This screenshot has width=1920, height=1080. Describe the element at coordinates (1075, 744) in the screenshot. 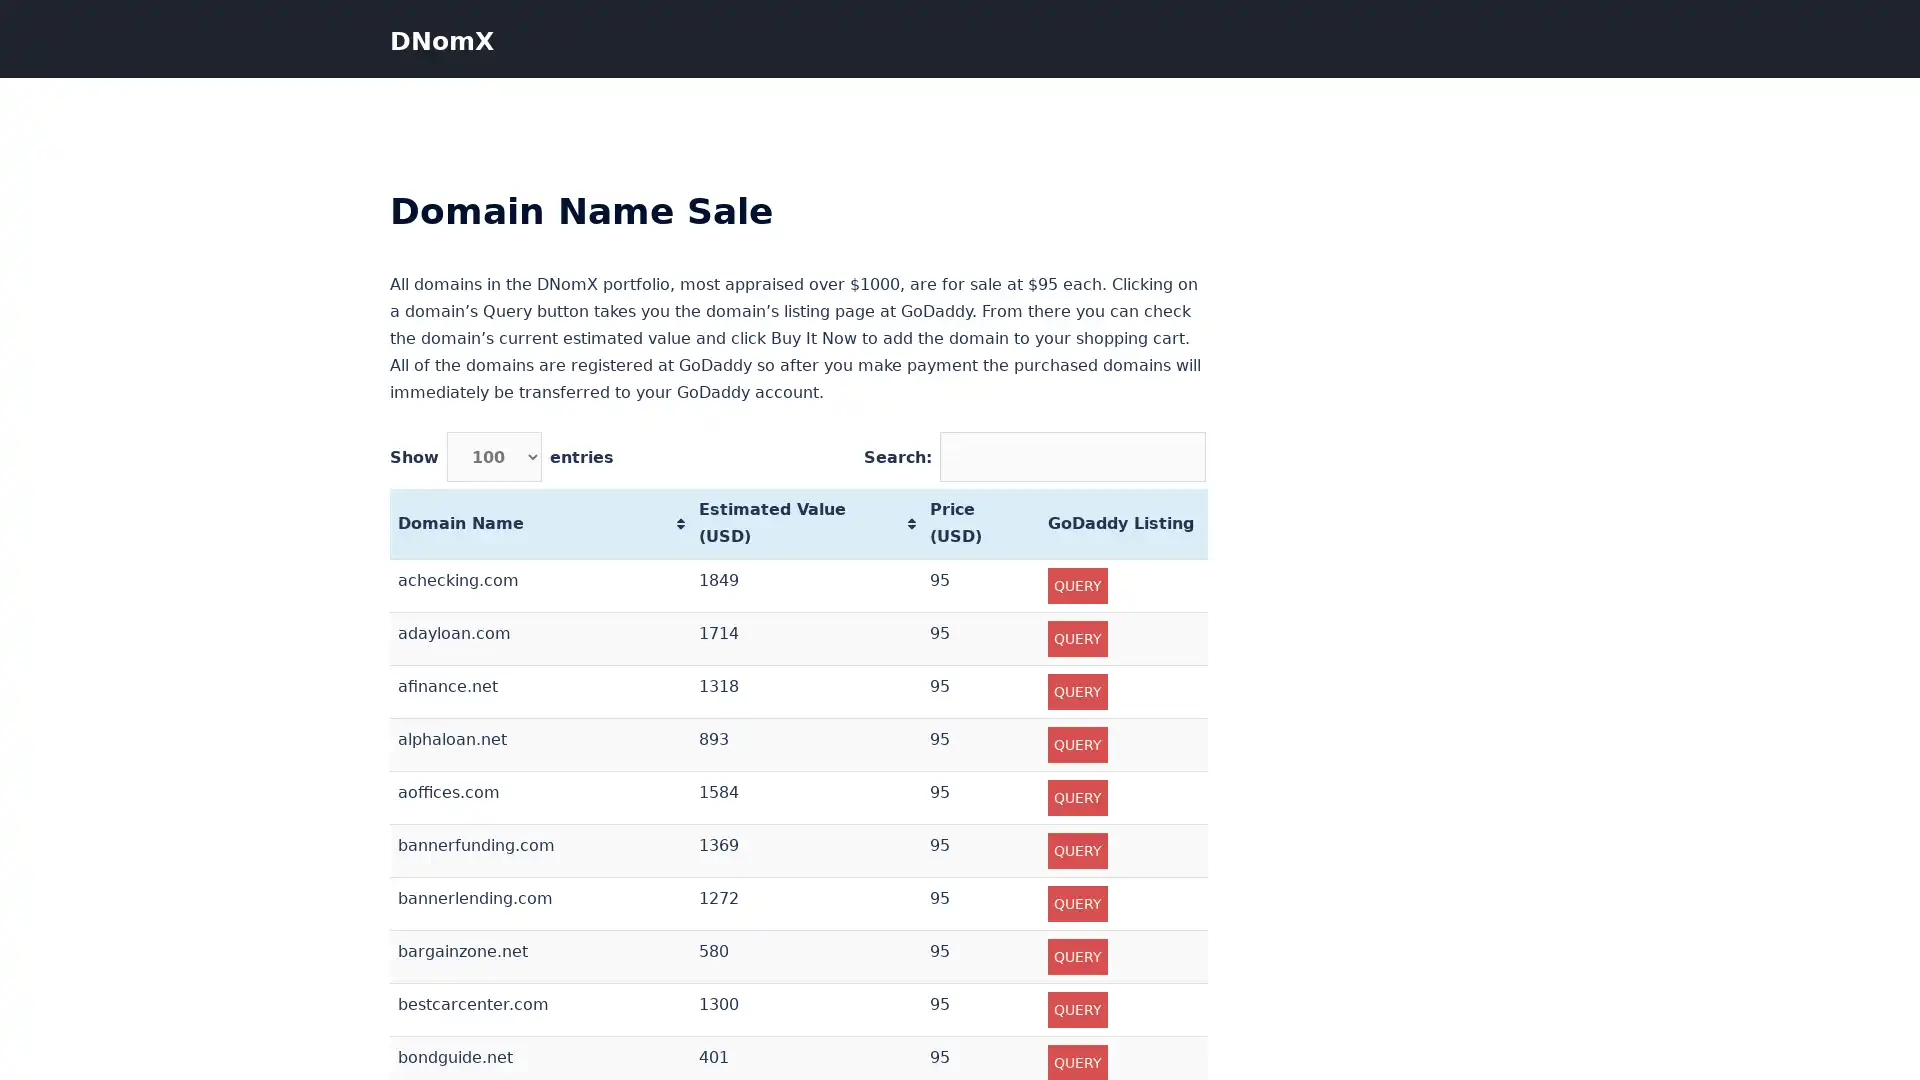

I see `QUERY` at that location.